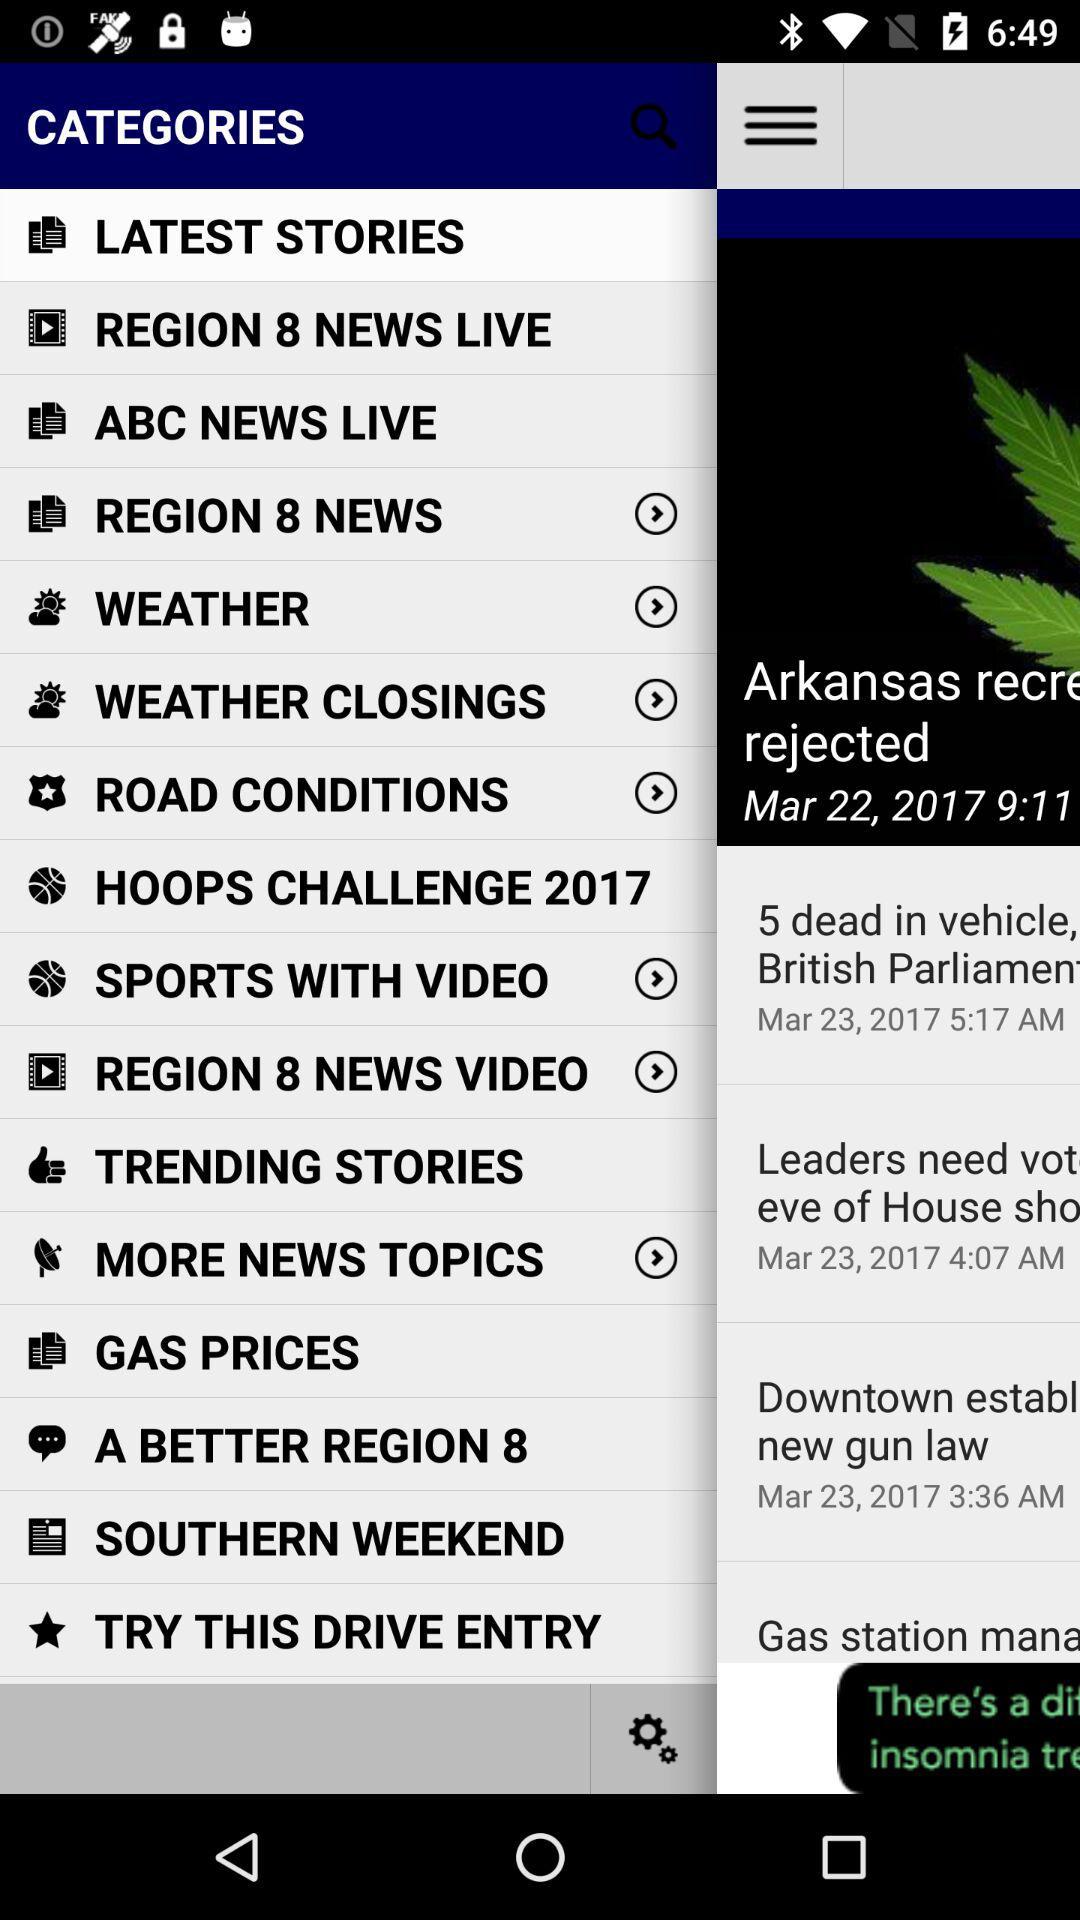 This screenshot has width=1080, height=1920. What do you see at coordinates (654, 1737) in the screenshot?
I see `the settings icon` at bounding box center [654, 1737].